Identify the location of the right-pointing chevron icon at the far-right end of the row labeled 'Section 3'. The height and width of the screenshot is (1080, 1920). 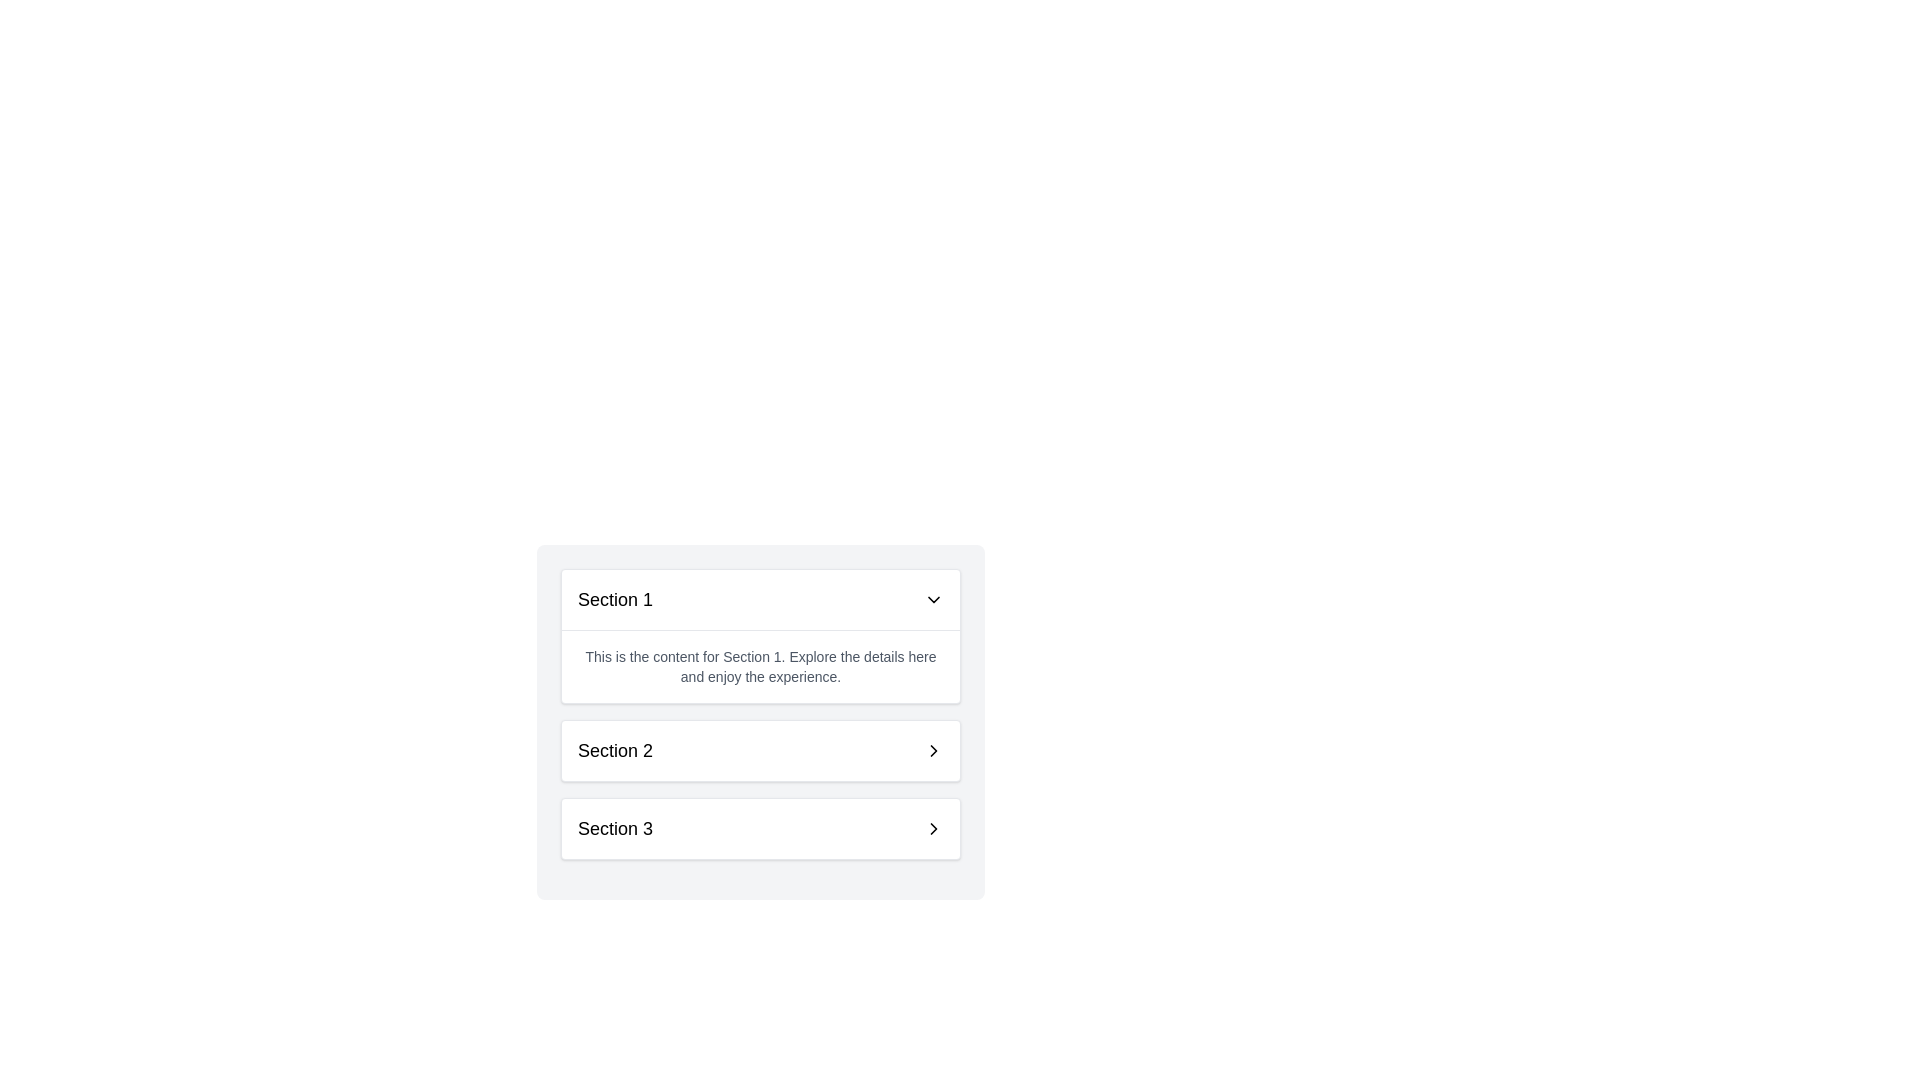
(933, 829).